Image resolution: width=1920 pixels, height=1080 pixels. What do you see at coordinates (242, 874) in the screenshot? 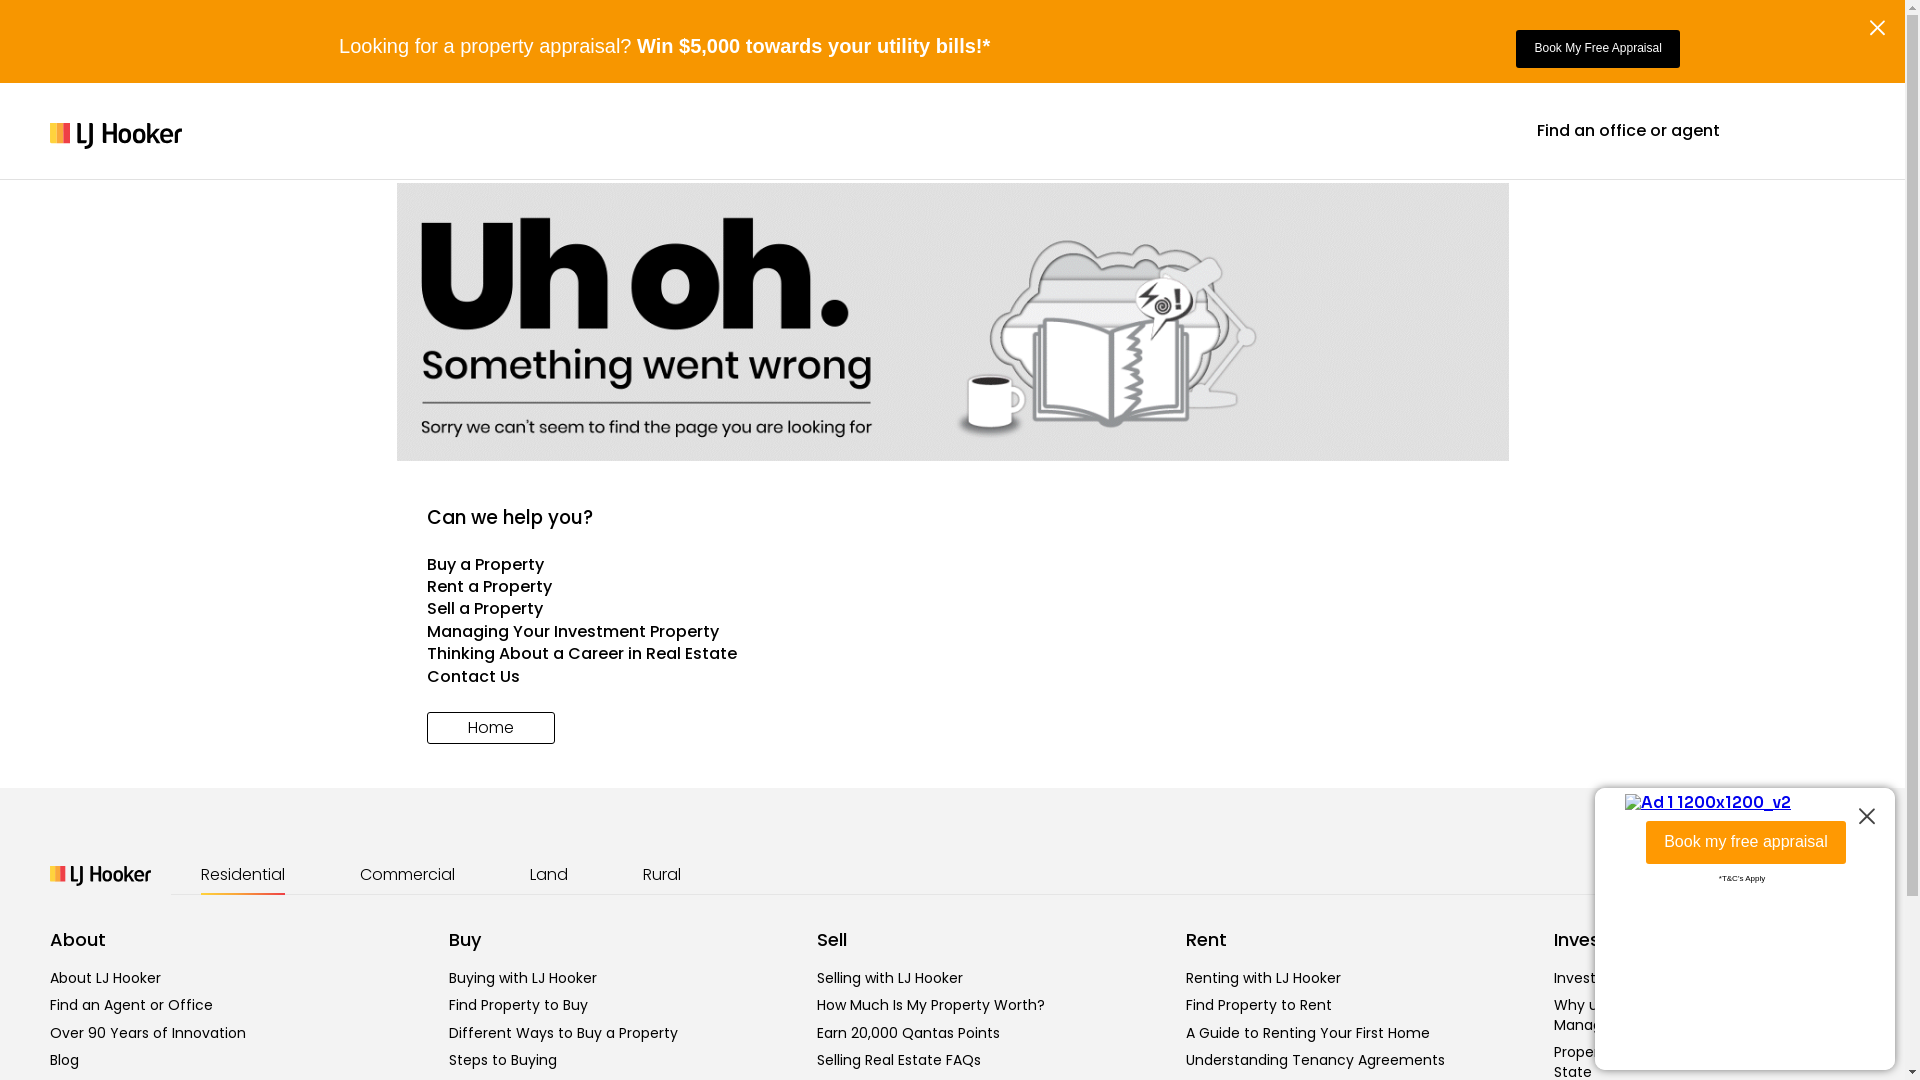
I see `'Residential'` at bounding box center [242, 874].